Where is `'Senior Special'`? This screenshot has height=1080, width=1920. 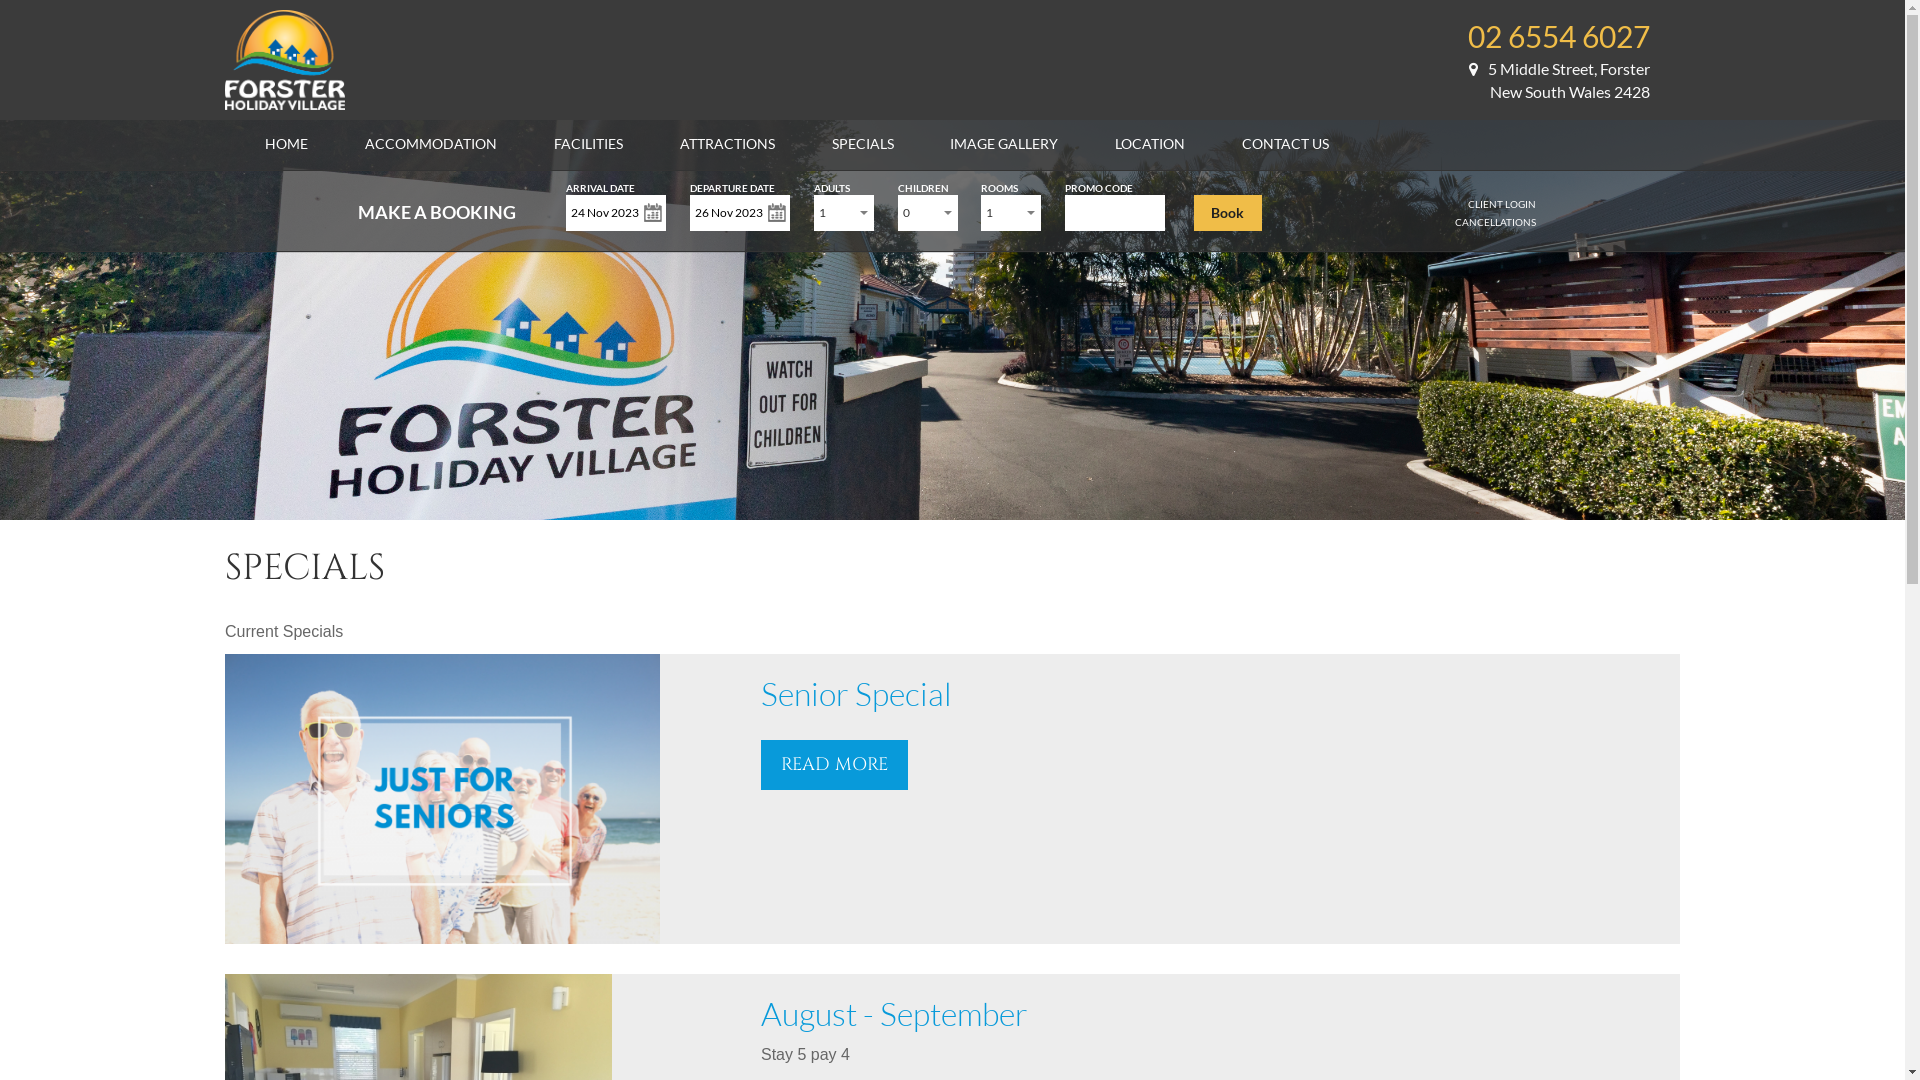 'Senior Special' is located at coordinates (856, 692).